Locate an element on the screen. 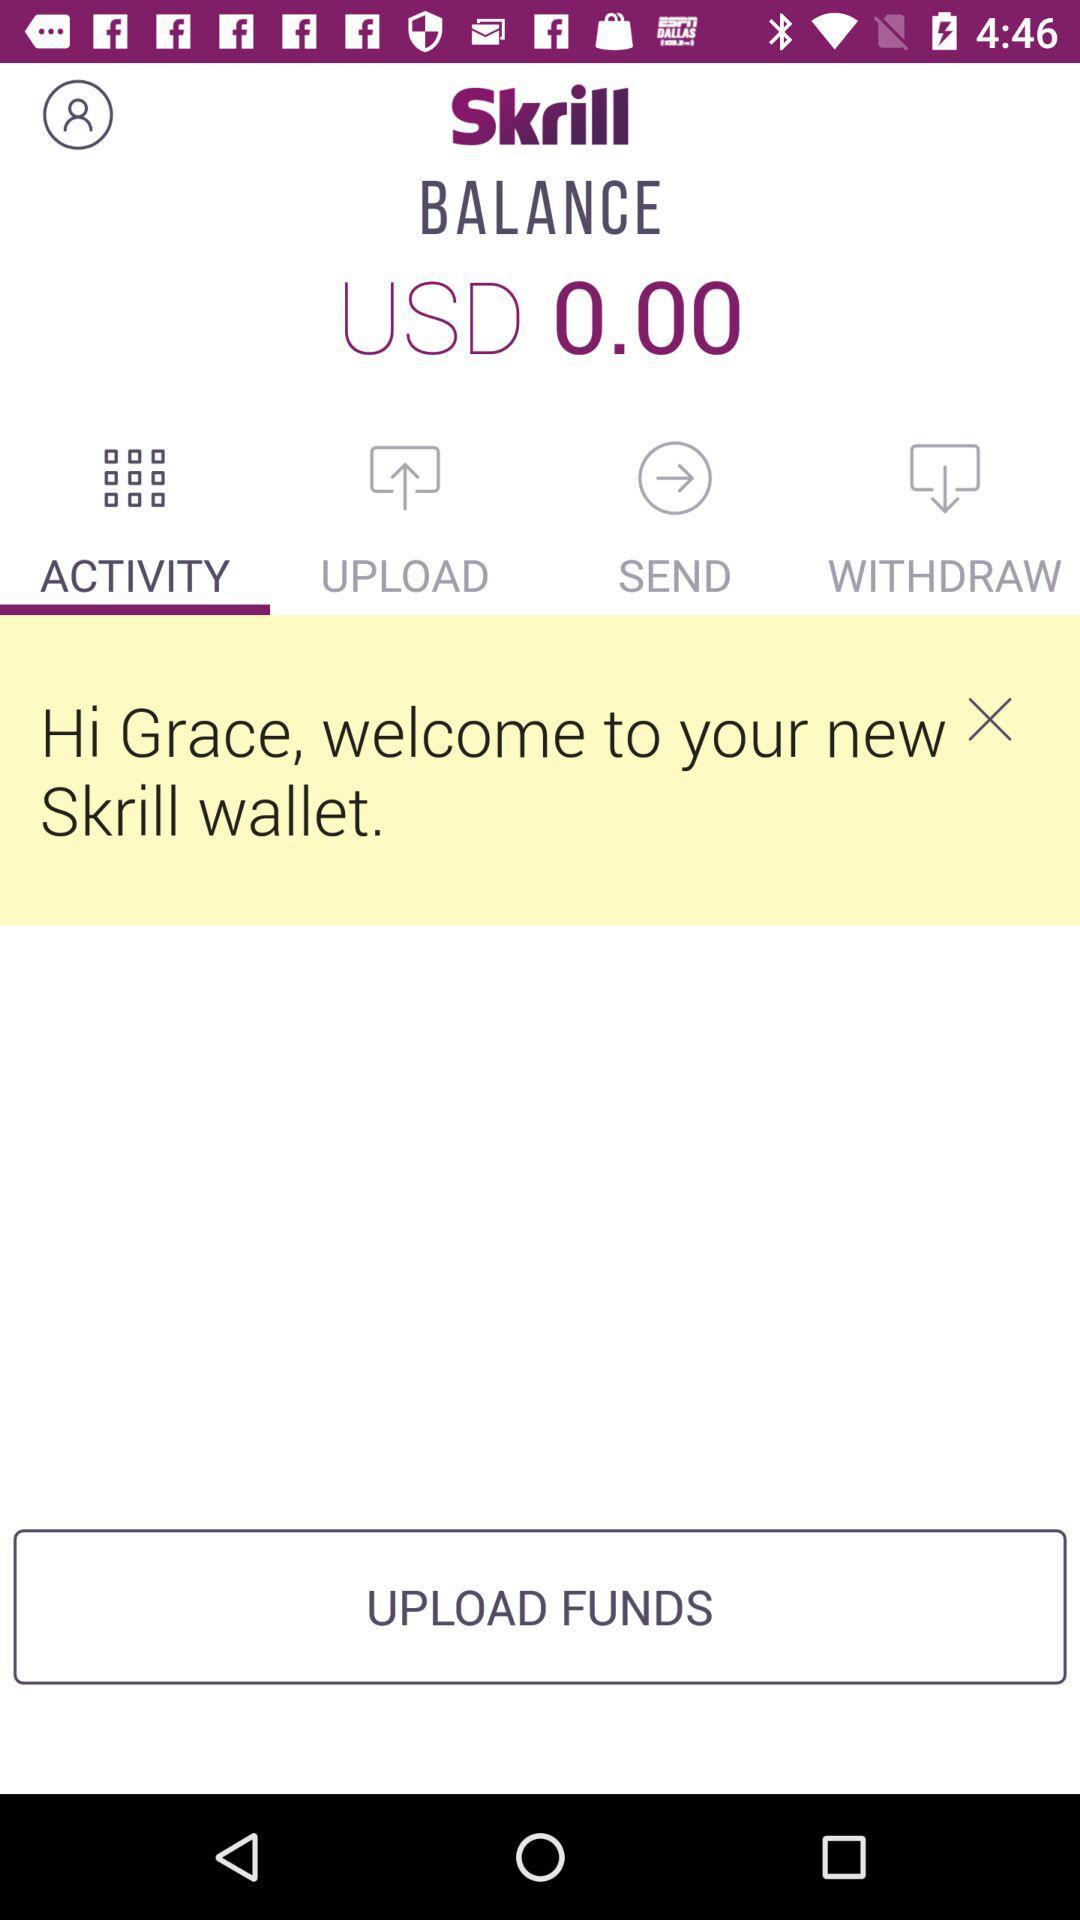 The image size is (1080, 1920). icon next to hi grace welcome icon is located at coordinates (988, 719).